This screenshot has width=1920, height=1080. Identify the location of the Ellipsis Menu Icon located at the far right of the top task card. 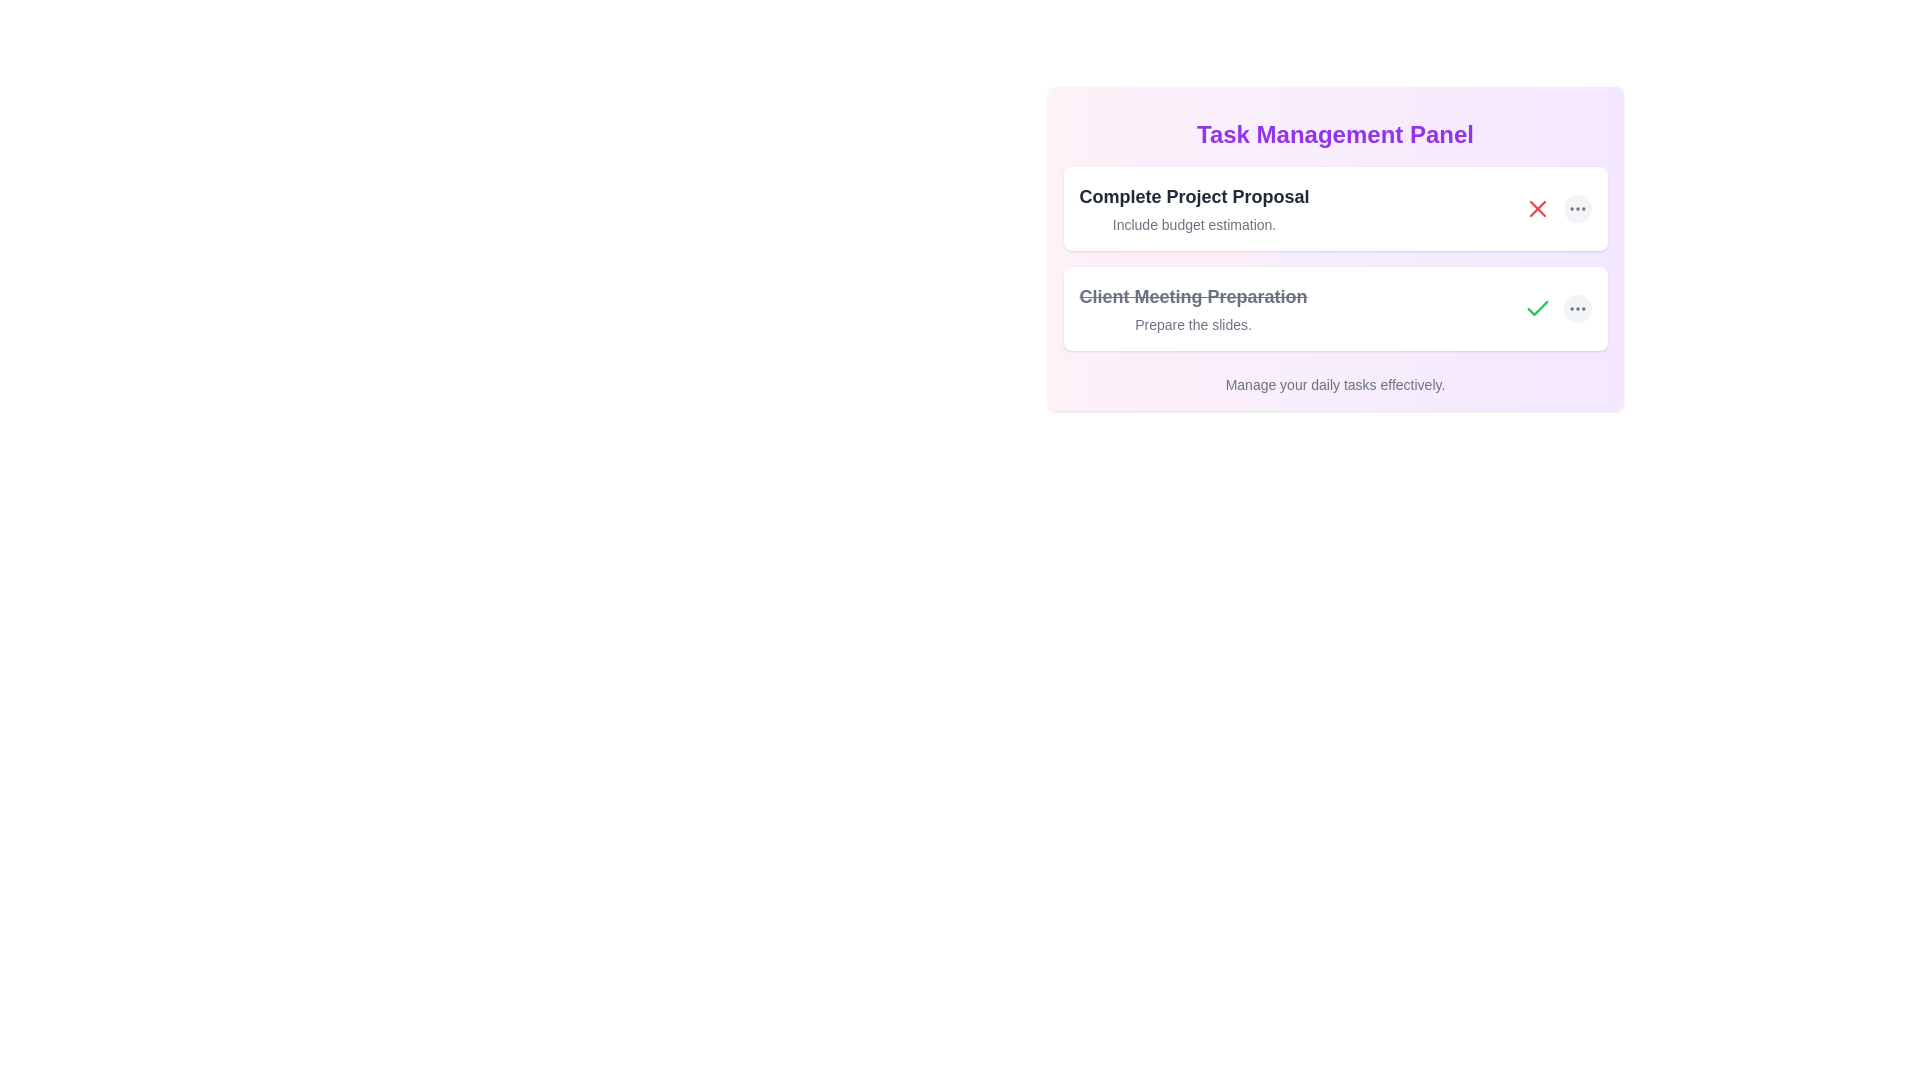
(1576, 308).